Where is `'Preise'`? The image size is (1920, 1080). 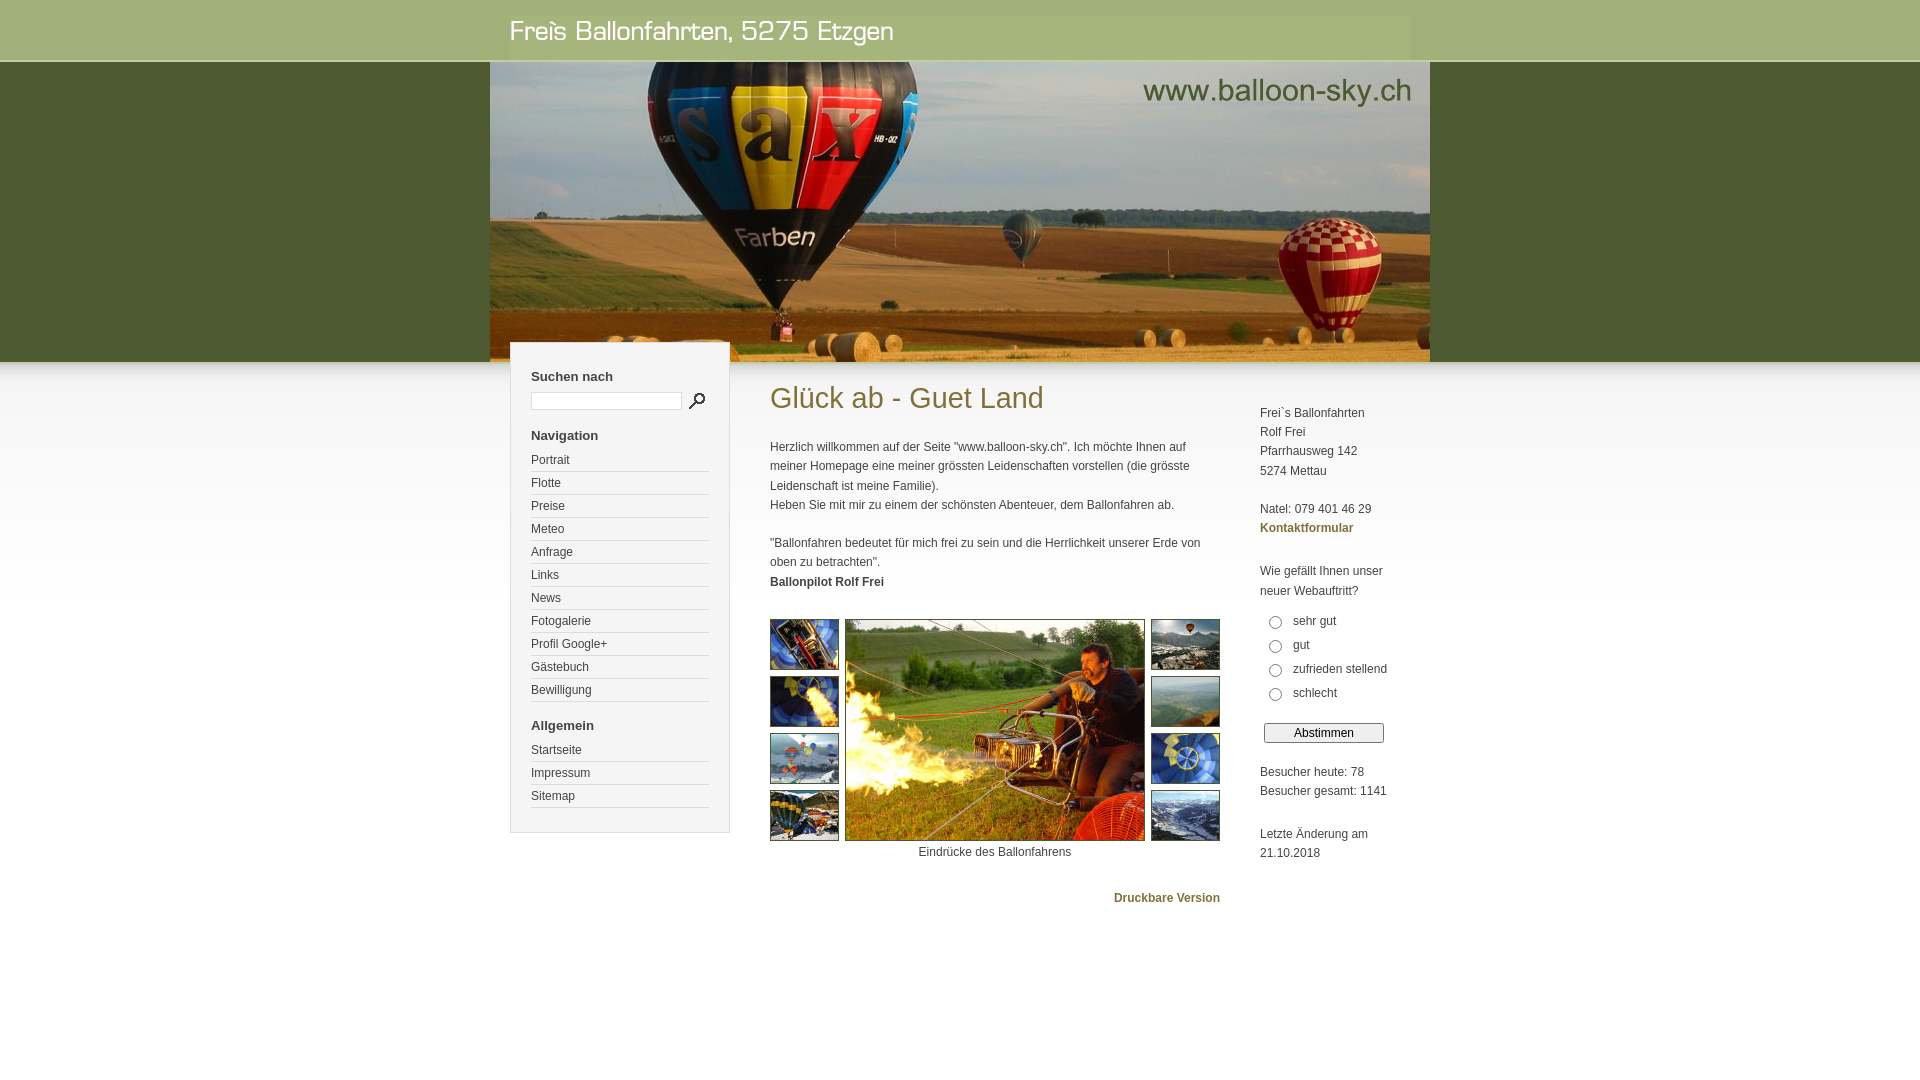 'Preise' is located at coordinates (618, 505).